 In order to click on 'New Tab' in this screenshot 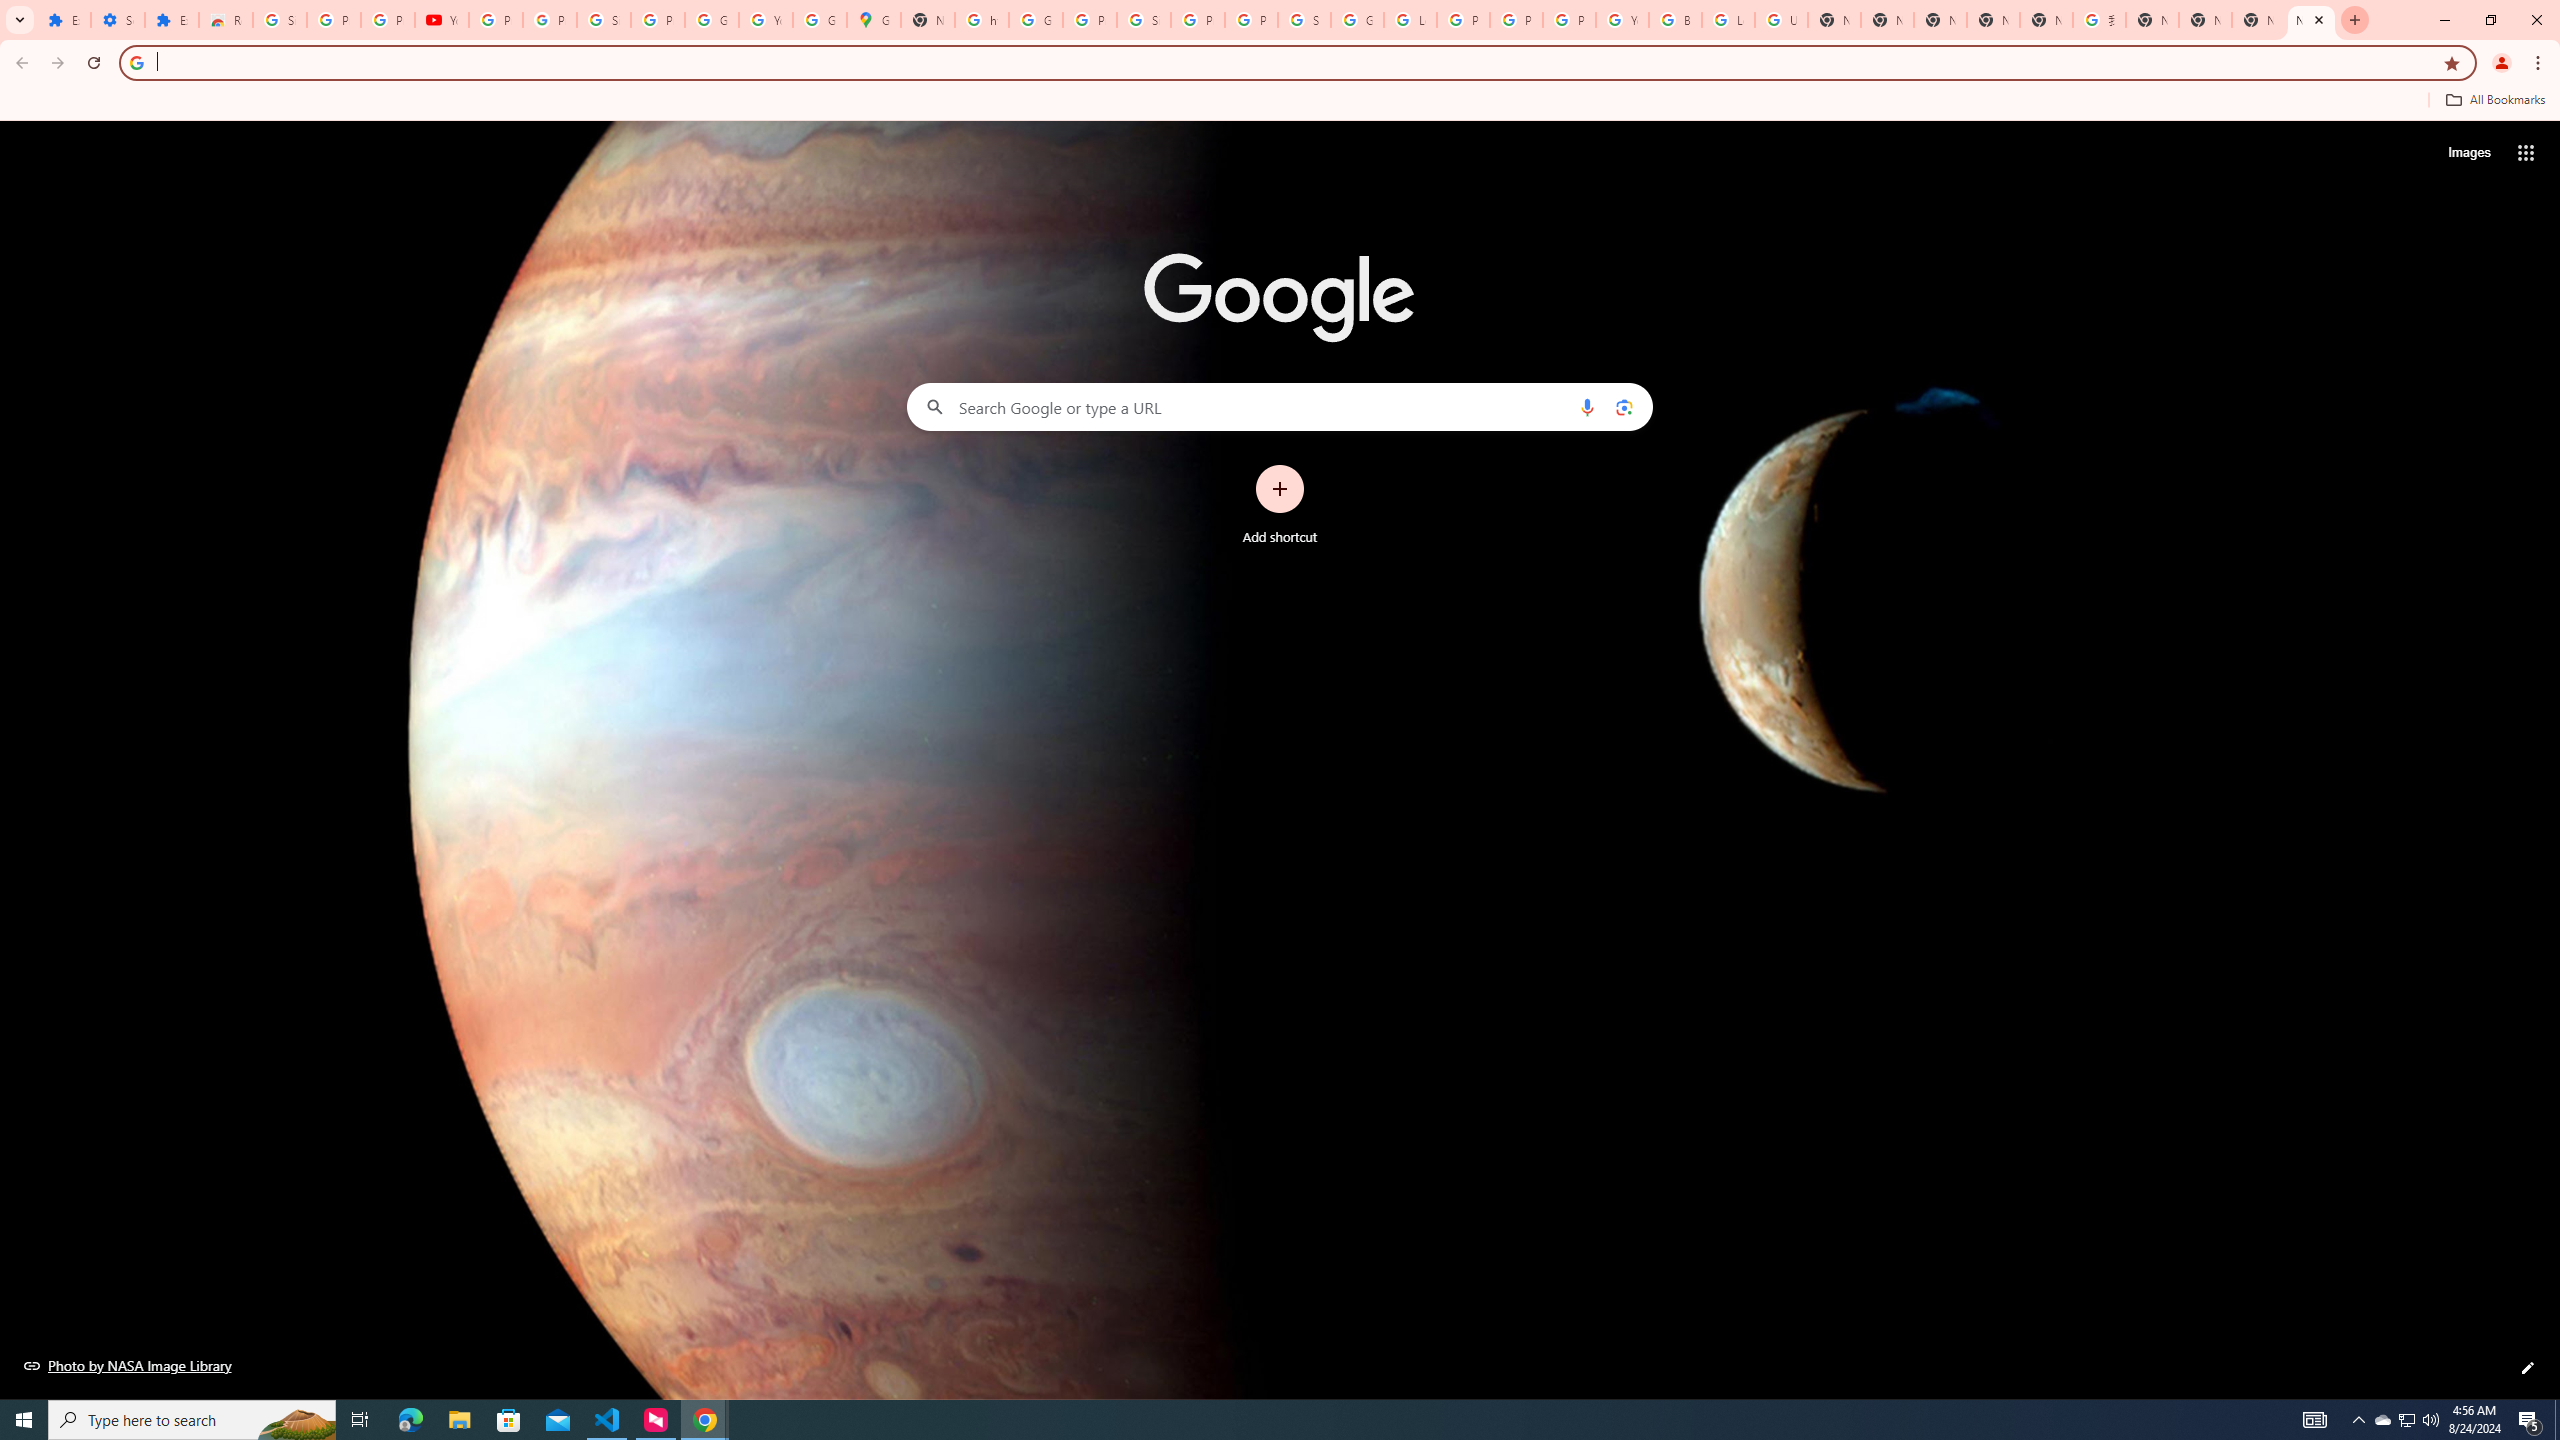, I will do `click(2311, 19)`.